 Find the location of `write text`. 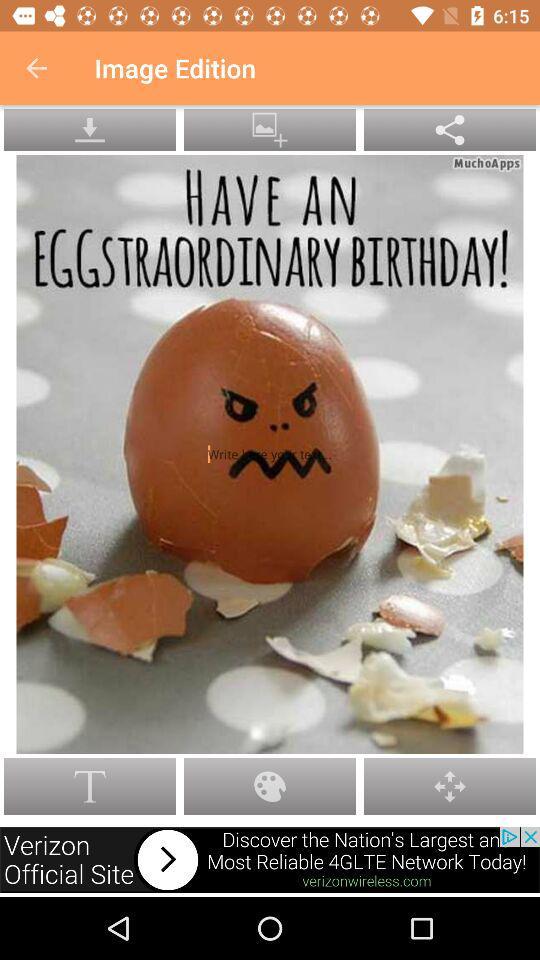

write text is located at coordinates (269, 454).